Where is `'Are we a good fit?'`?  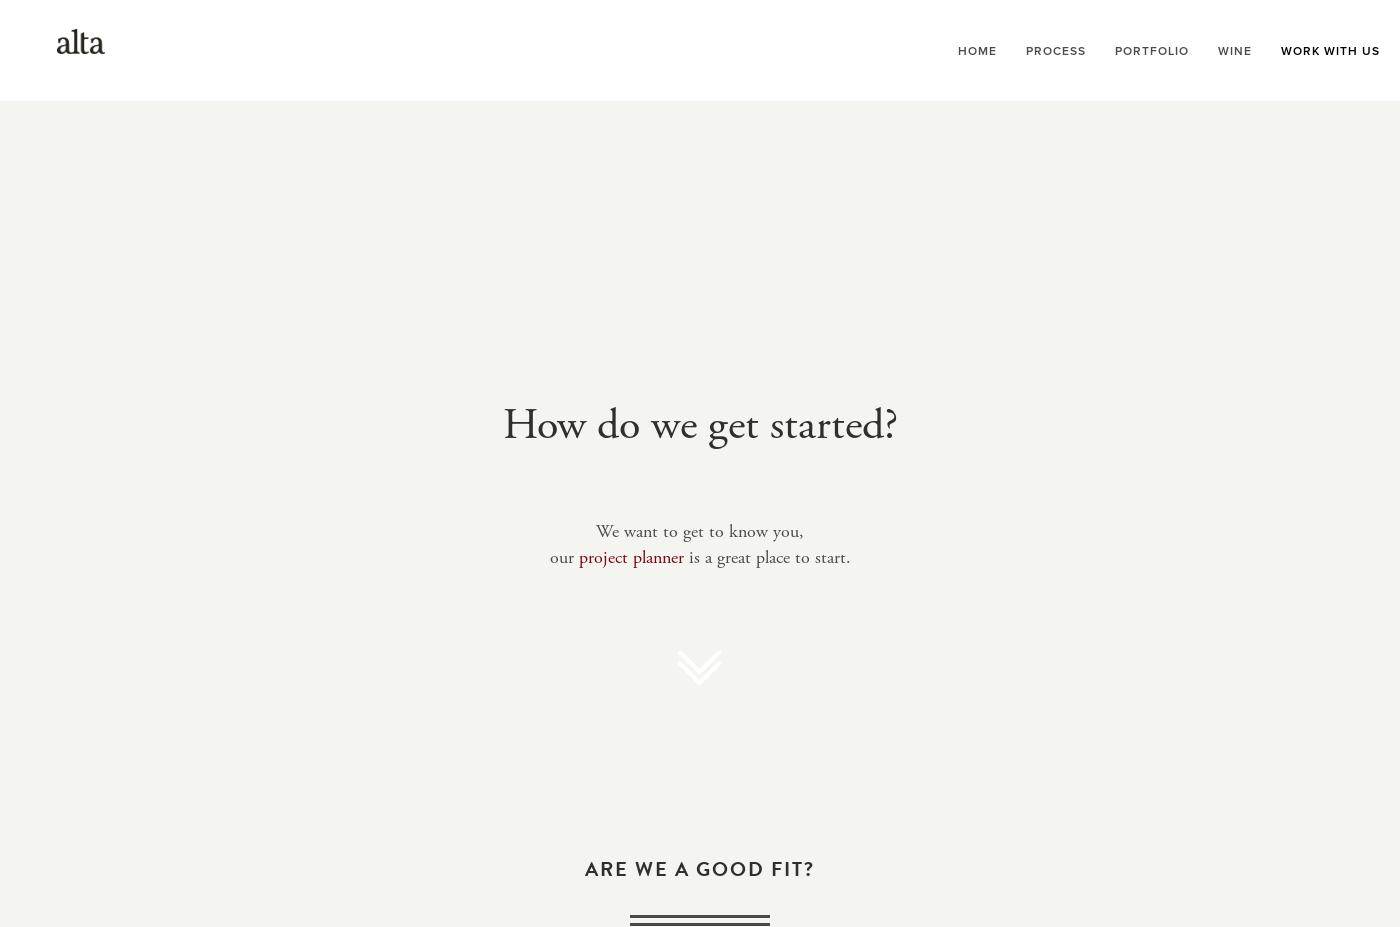 'Are we a good fit?' is located at coordinates (700, 868).